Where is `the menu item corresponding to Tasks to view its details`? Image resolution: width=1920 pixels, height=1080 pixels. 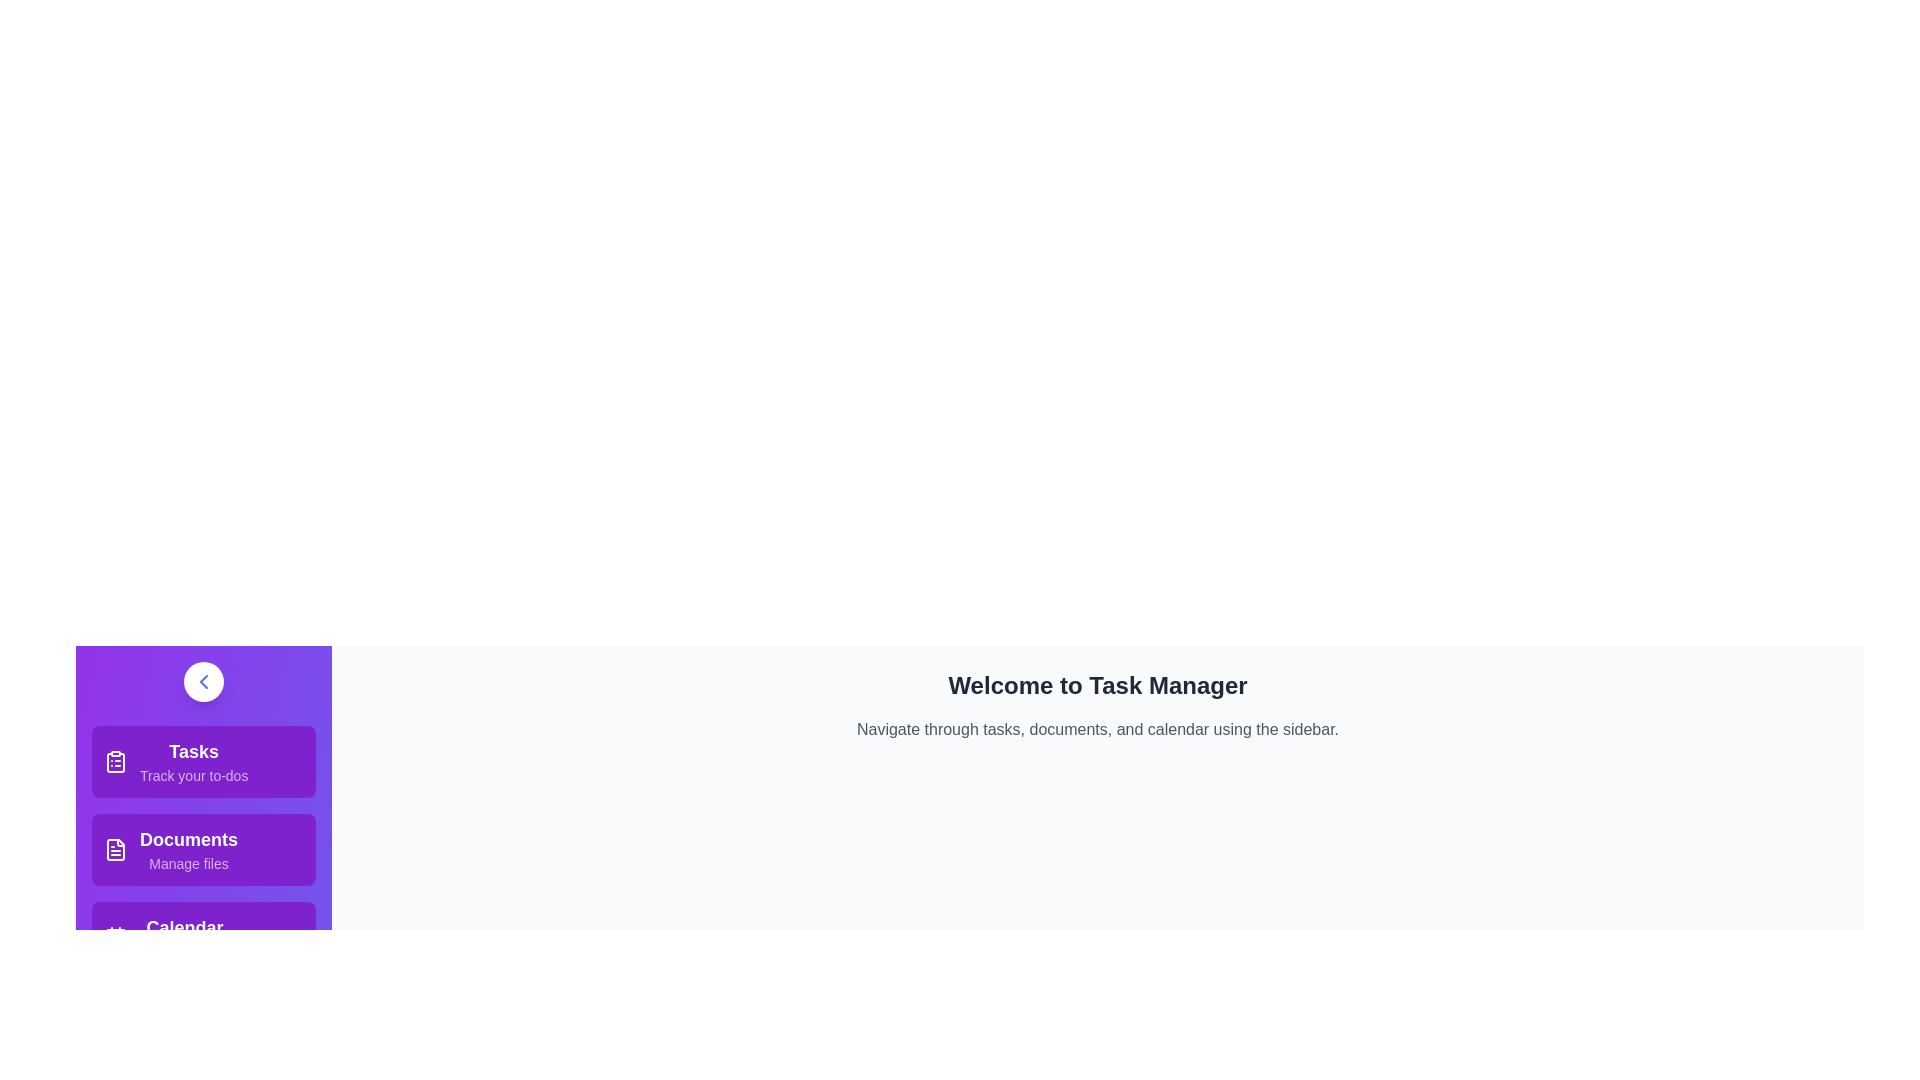 the menu item corresponding to Tasks to view its details is located at coordinates (203, 762).